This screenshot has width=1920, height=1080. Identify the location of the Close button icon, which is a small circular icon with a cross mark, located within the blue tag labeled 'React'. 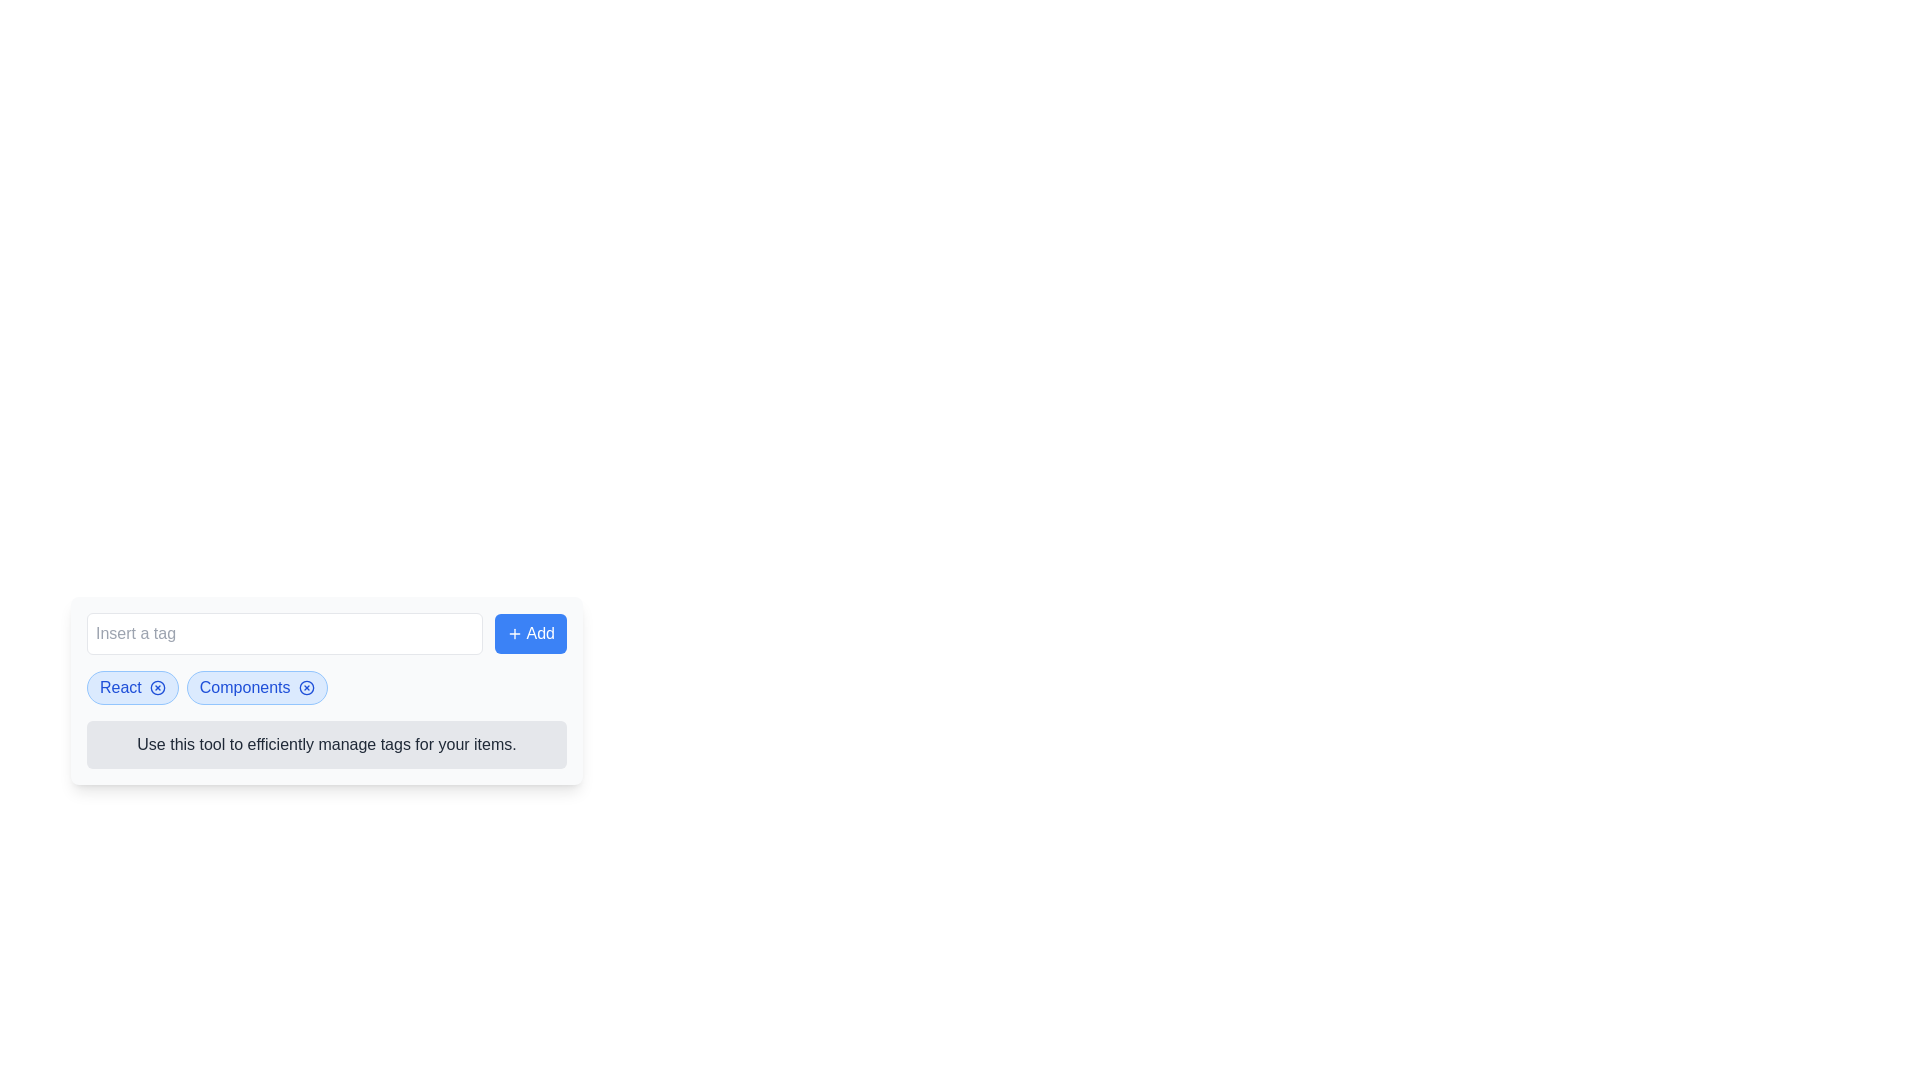
(156, 686).